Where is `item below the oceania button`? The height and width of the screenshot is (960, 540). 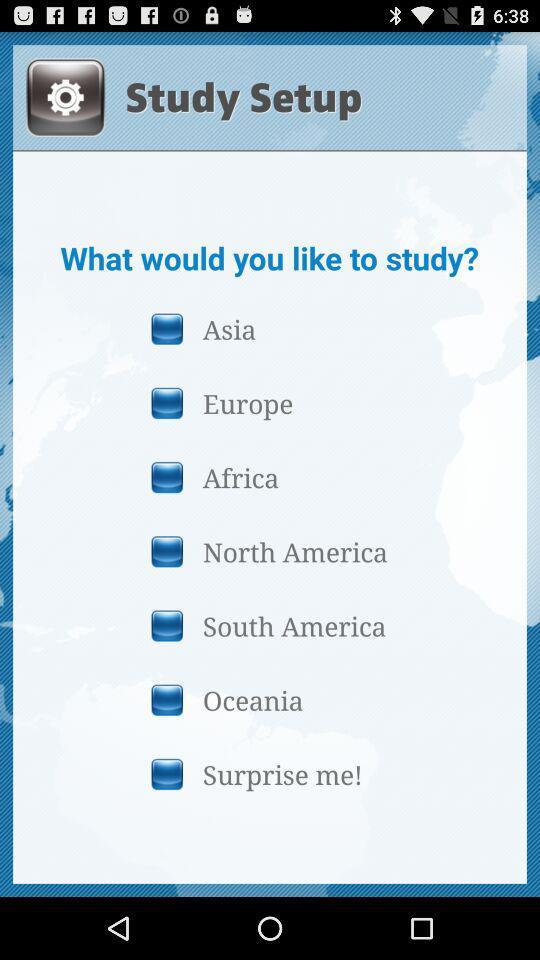
item below the oceania button is located at coordinates (269, 773).